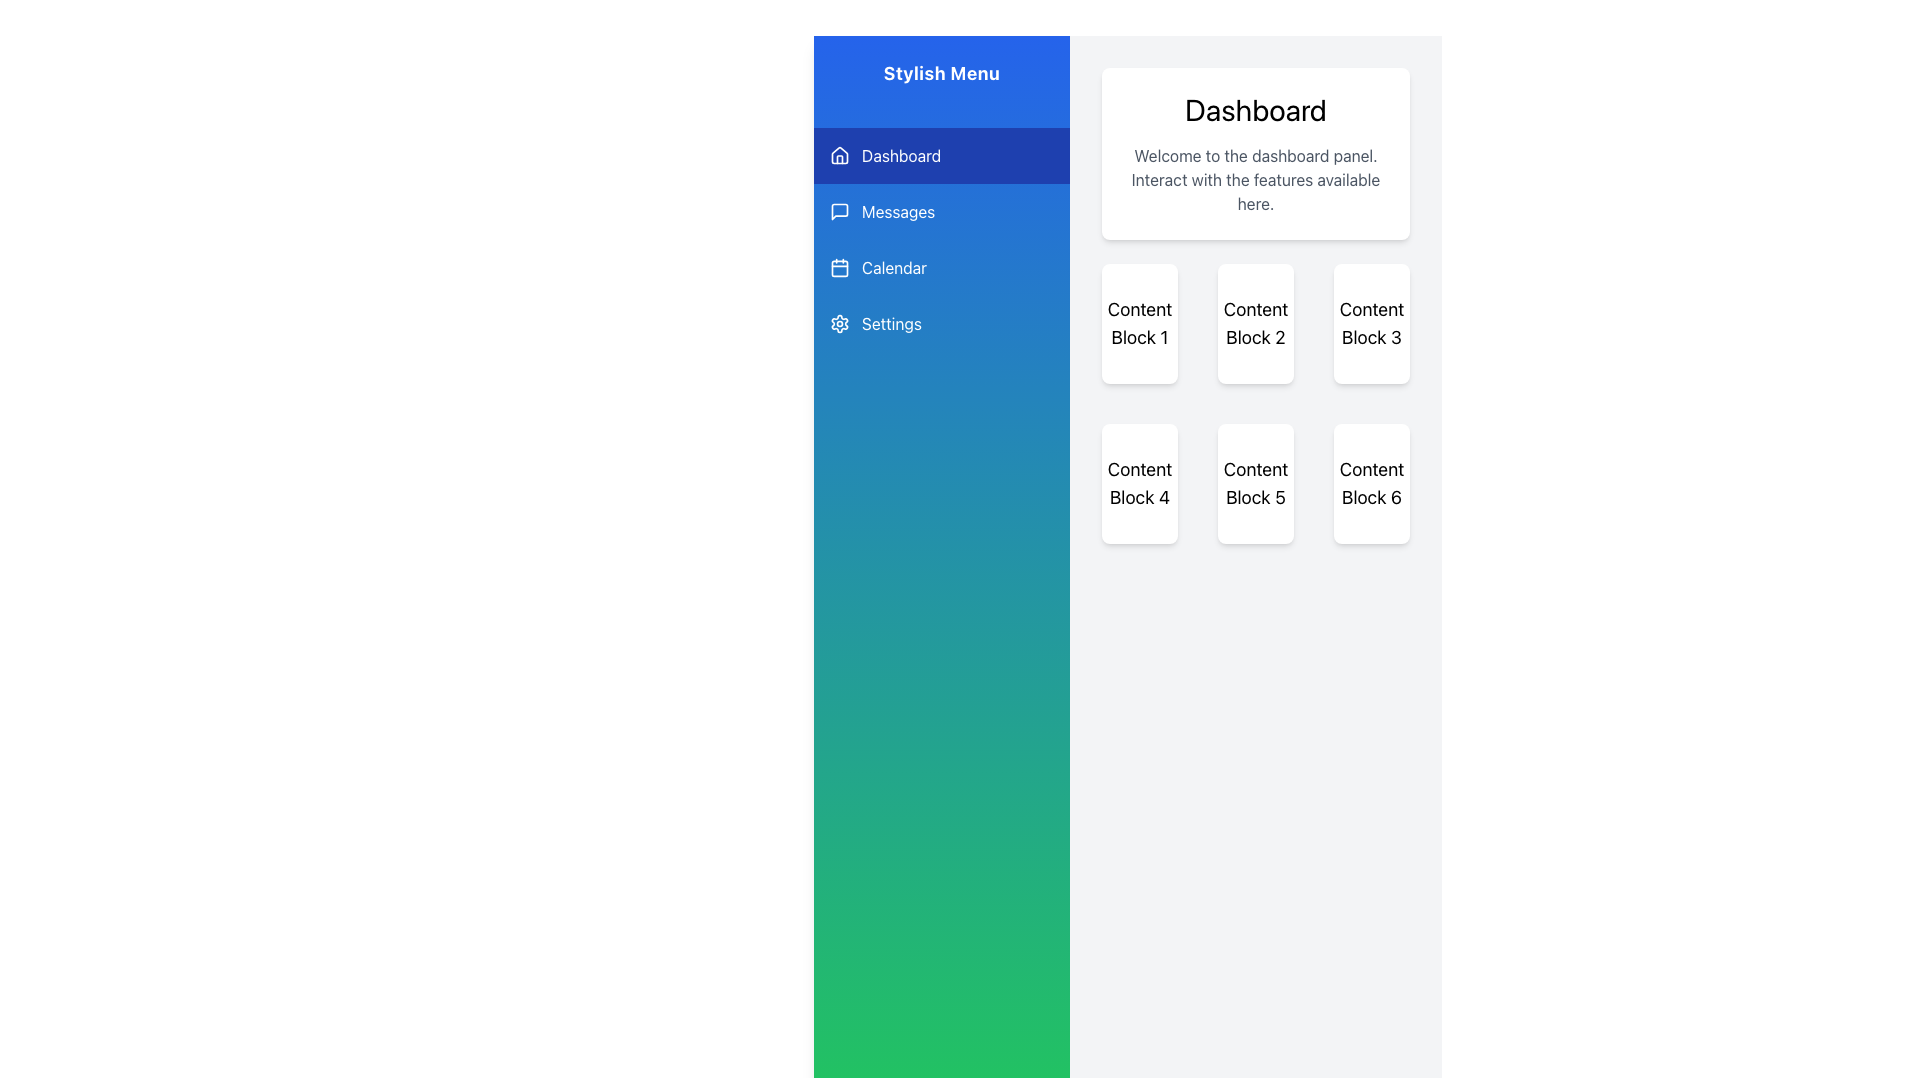  What do you see at coordinates (840, 266) in the screenshot?
I see `the main body of the calendar representation icon located in the vertical navigation menu on the left` at bounding box center [840, 266].